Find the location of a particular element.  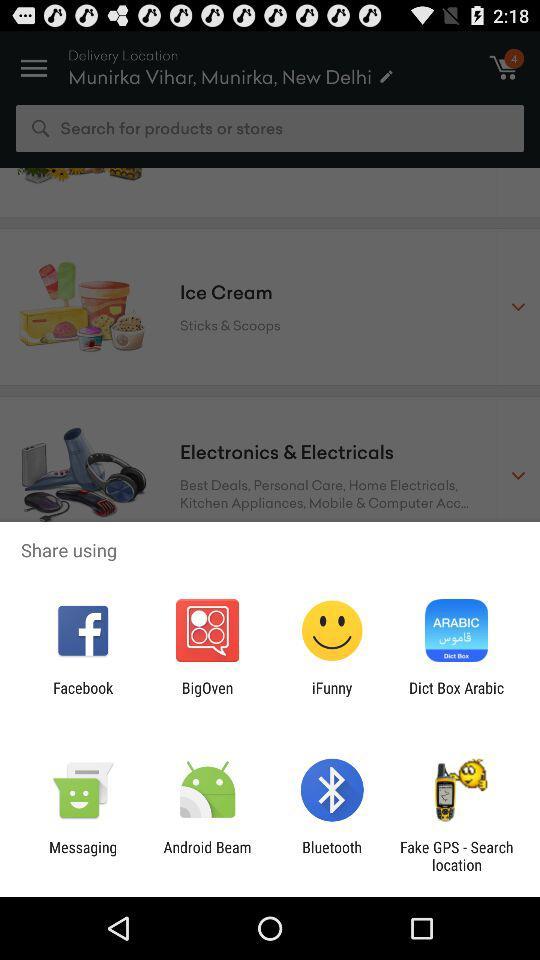

the app next to the dict box arabic is located at coordinates (332, 696).